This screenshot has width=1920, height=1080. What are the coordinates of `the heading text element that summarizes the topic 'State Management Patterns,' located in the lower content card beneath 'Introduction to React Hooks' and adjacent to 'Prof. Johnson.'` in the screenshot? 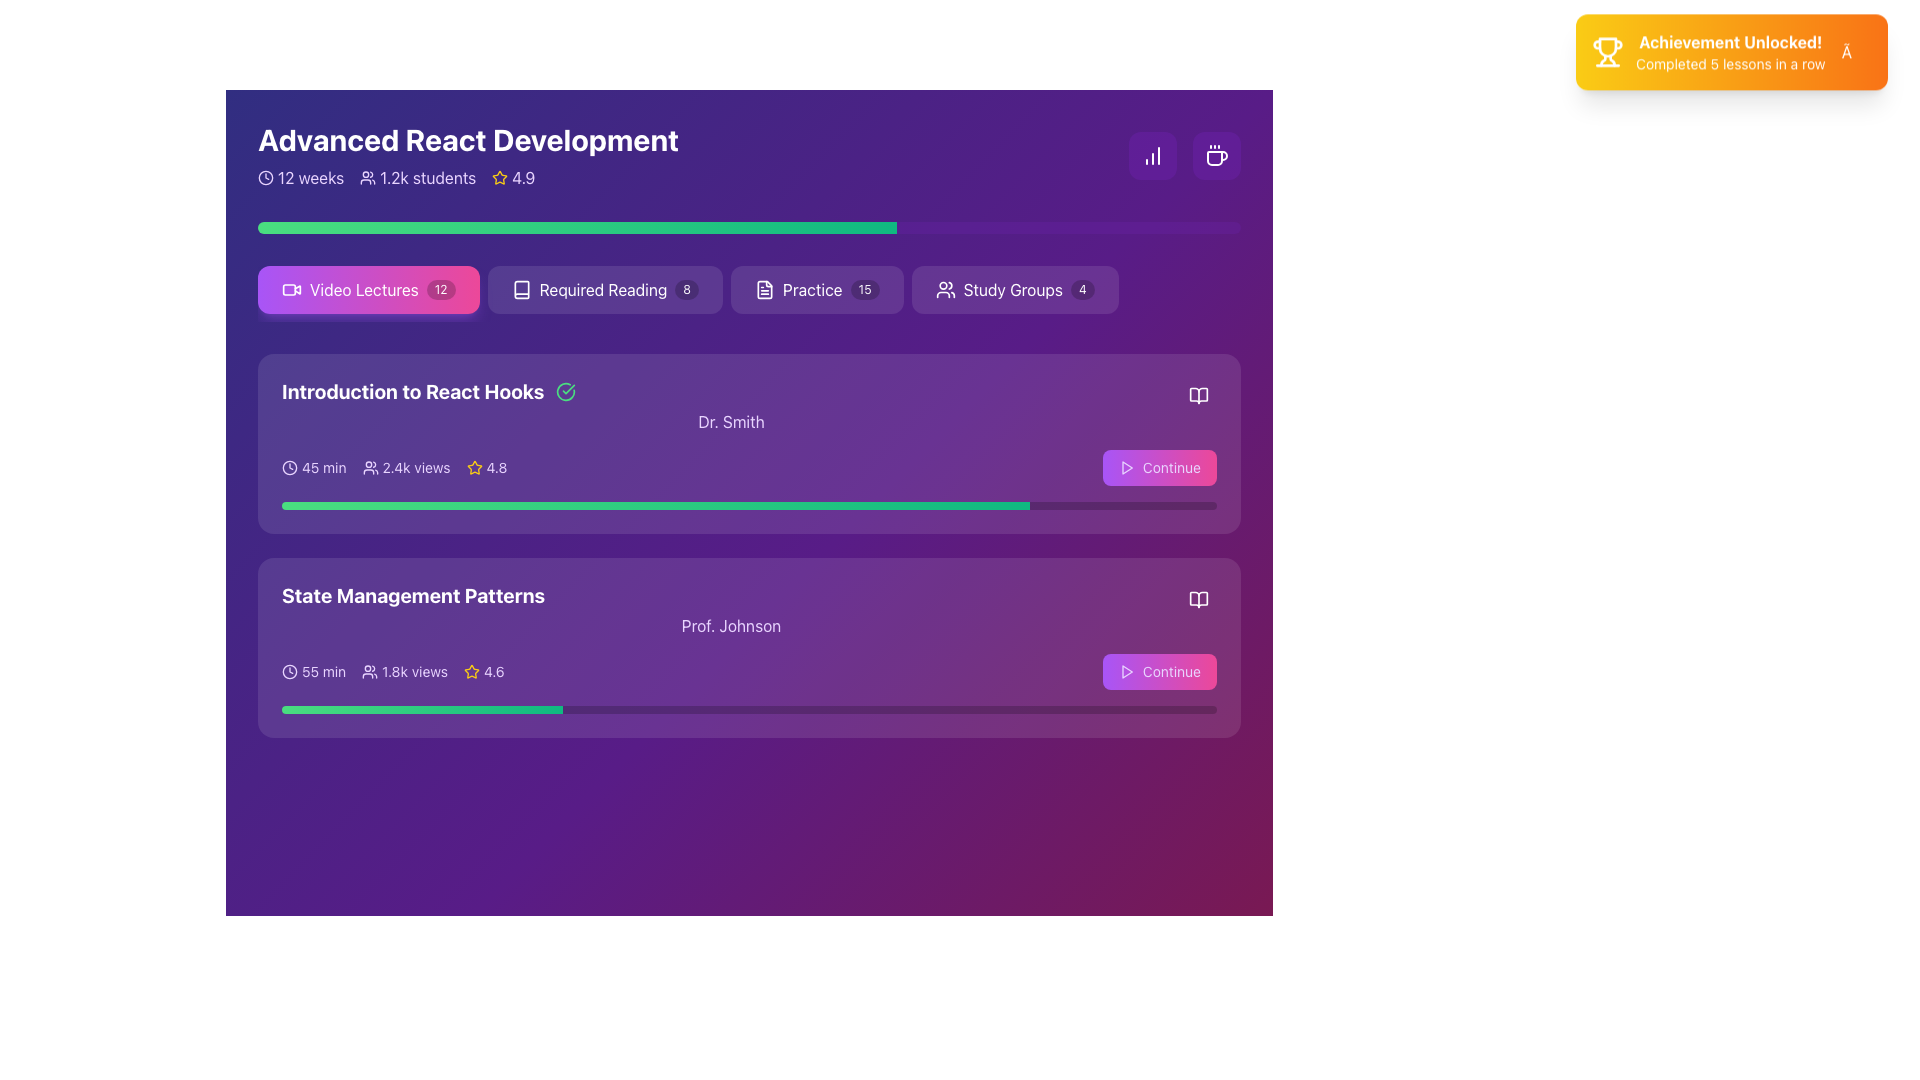 It's located at (412, 595).